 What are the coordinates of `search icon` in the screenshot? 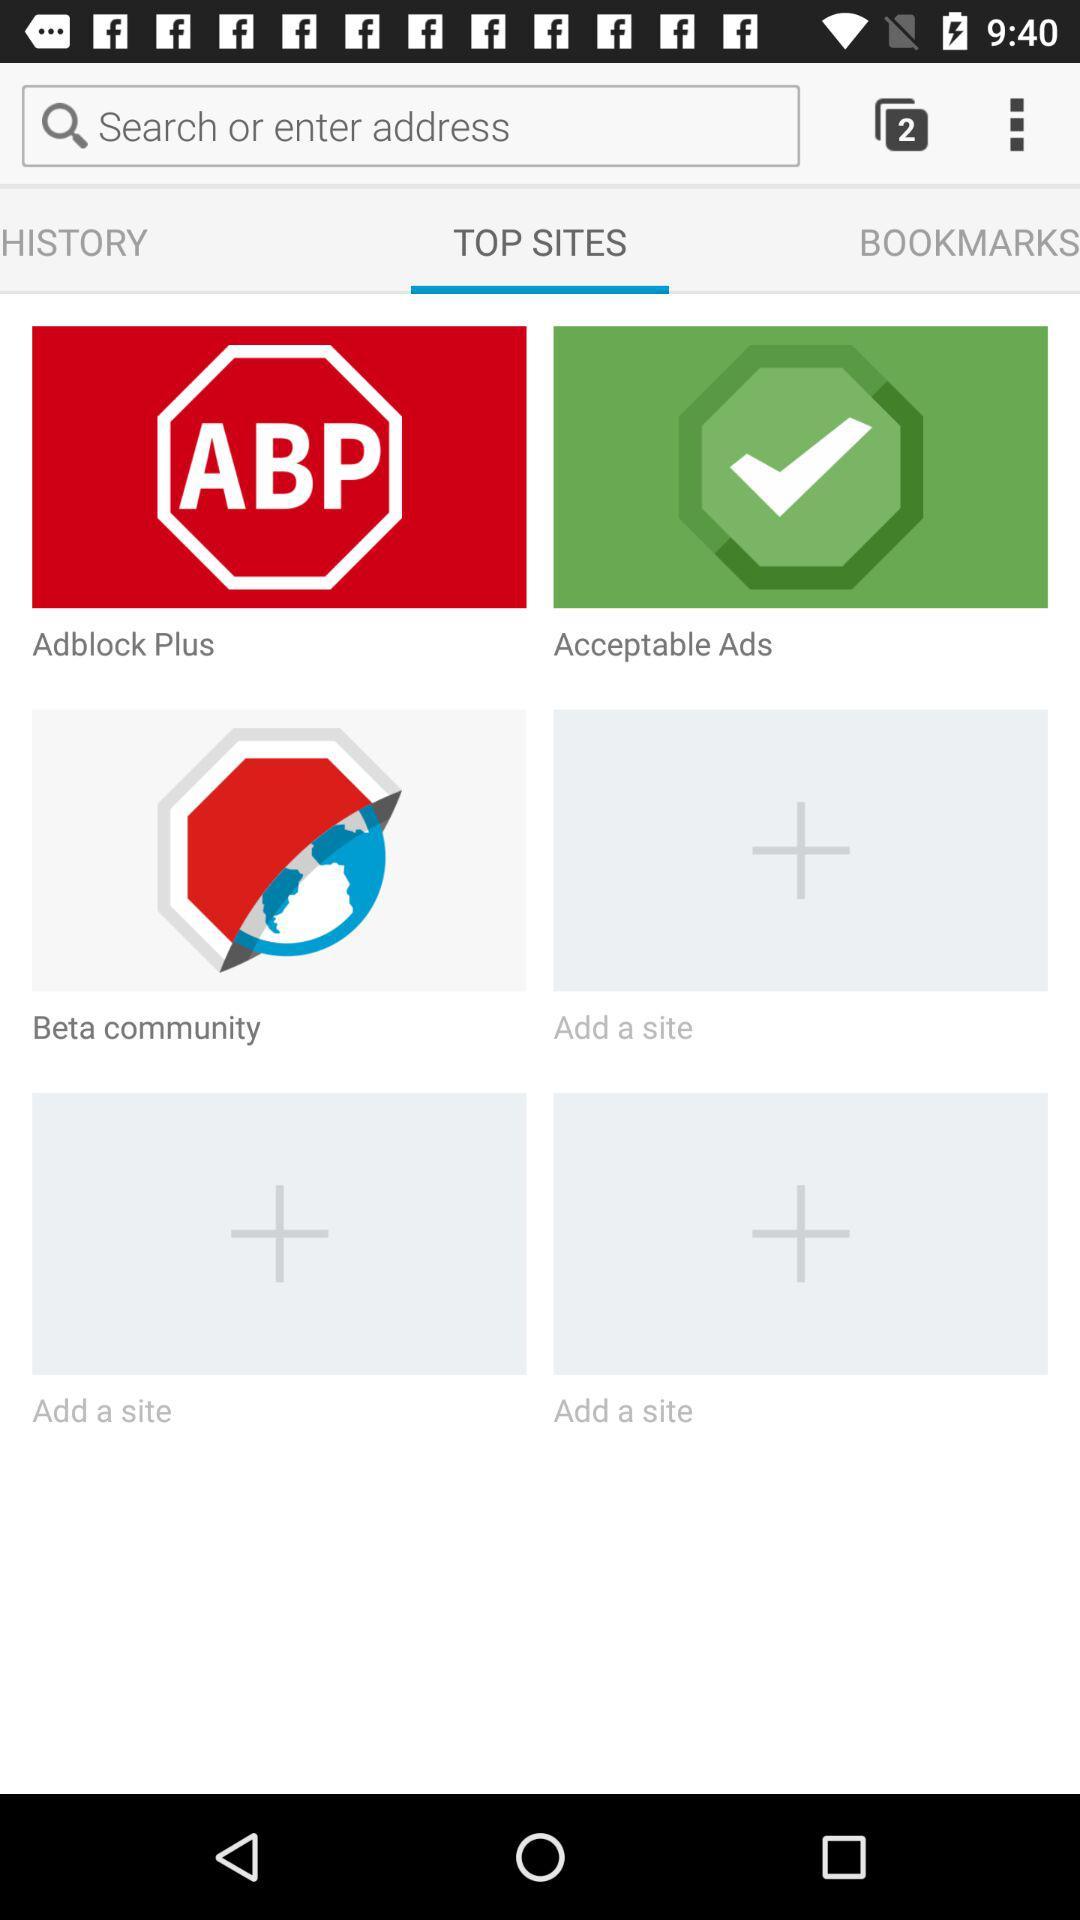 It's located at (68, 124).